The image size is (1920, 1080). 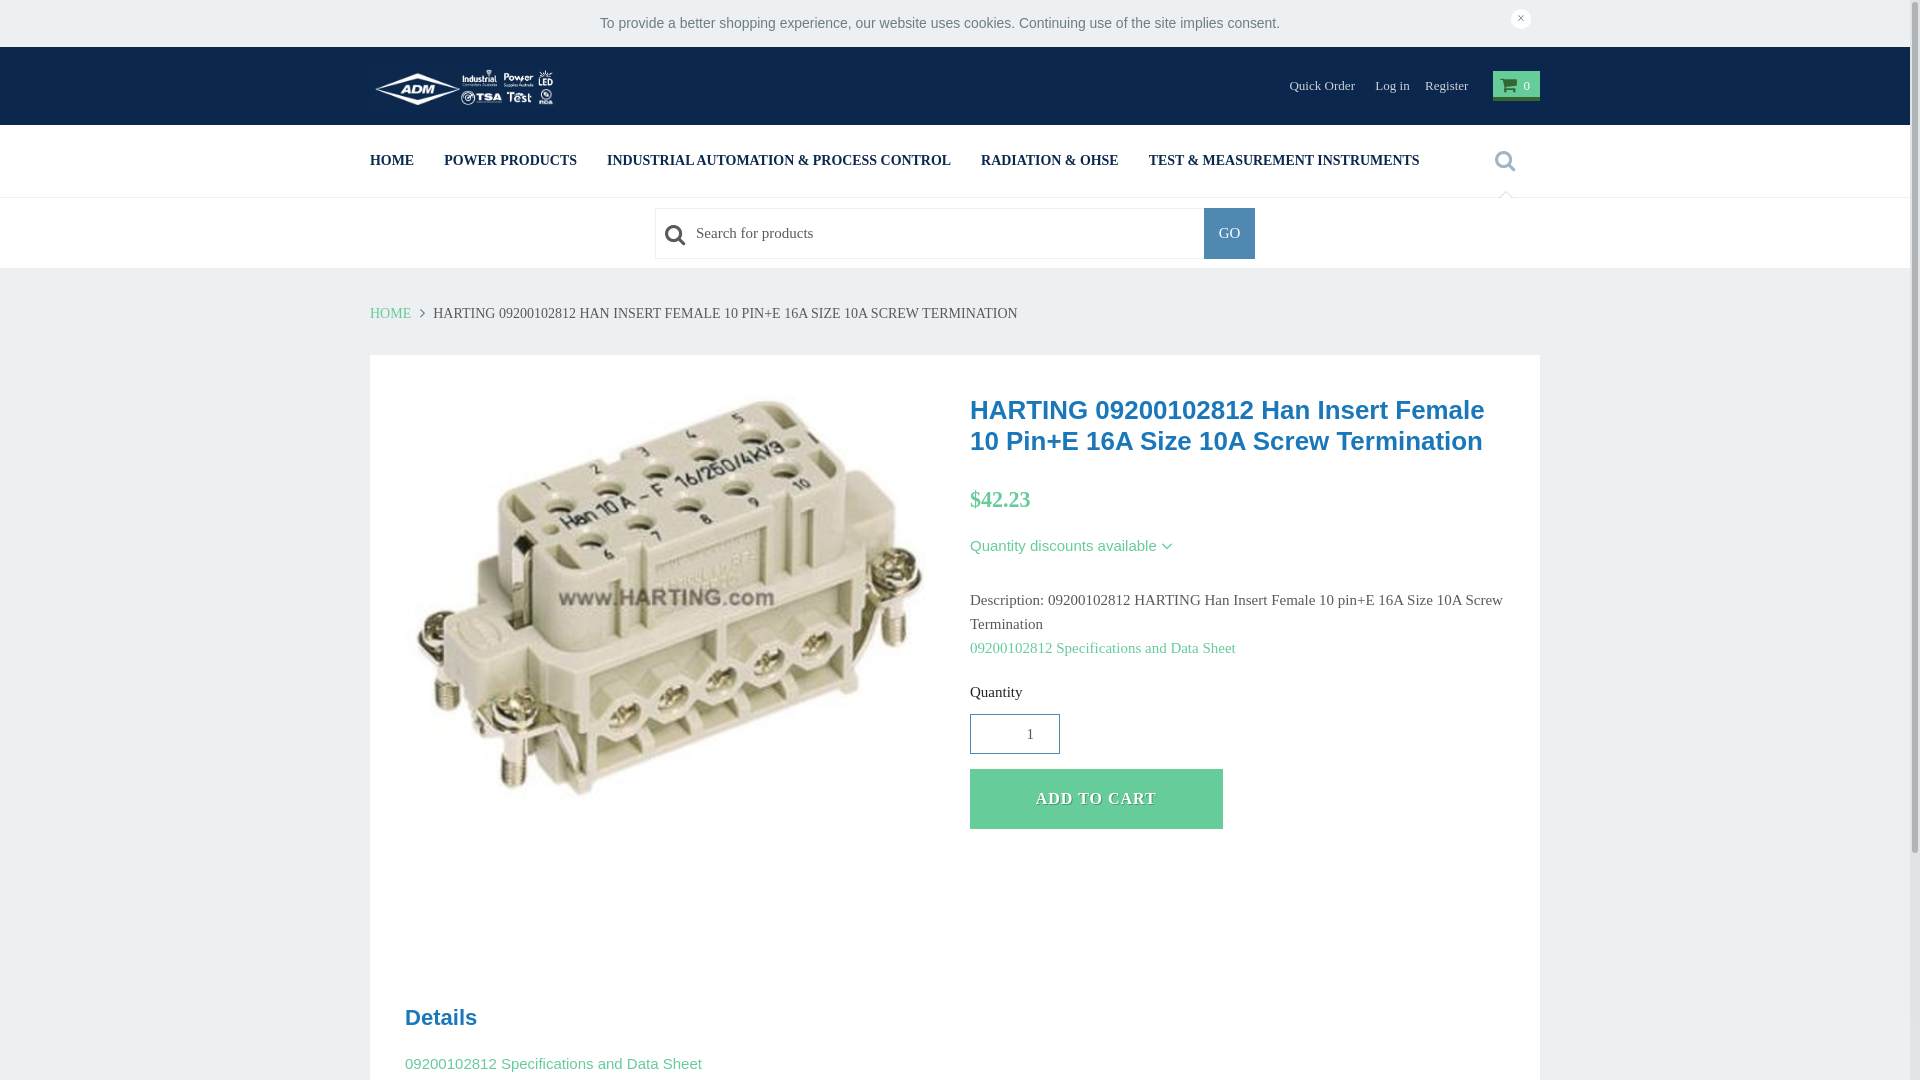 I want to click on 'HOME', so click(x=392, y=160).